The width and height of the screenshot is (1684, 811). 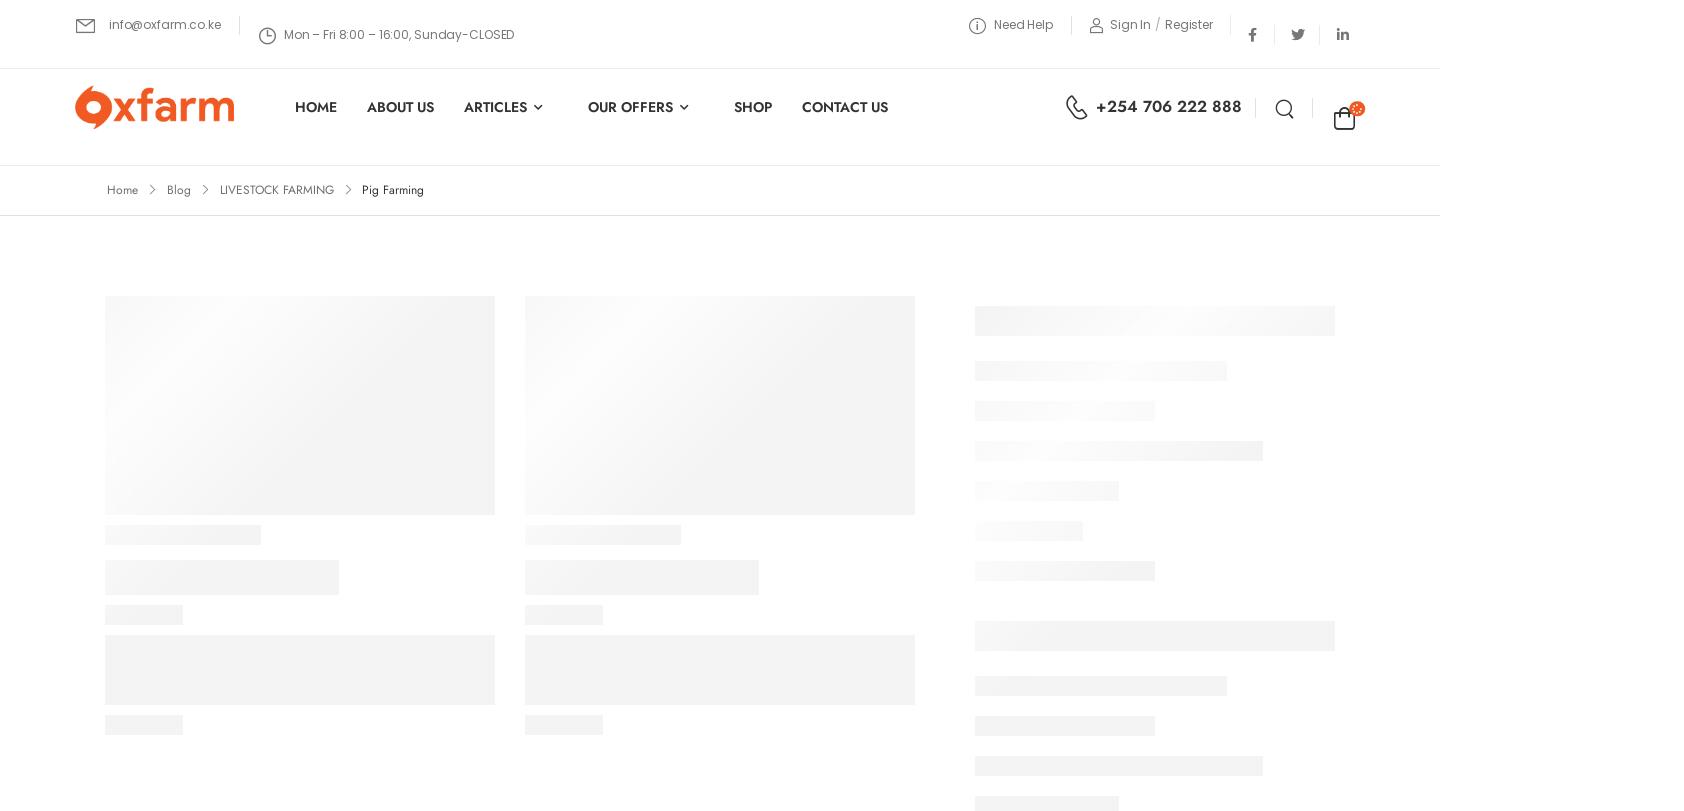 What do you see at coordinates (572, 504) in the screenshot?
I see `'Usefull Links'` at bounding box center [572, 504].